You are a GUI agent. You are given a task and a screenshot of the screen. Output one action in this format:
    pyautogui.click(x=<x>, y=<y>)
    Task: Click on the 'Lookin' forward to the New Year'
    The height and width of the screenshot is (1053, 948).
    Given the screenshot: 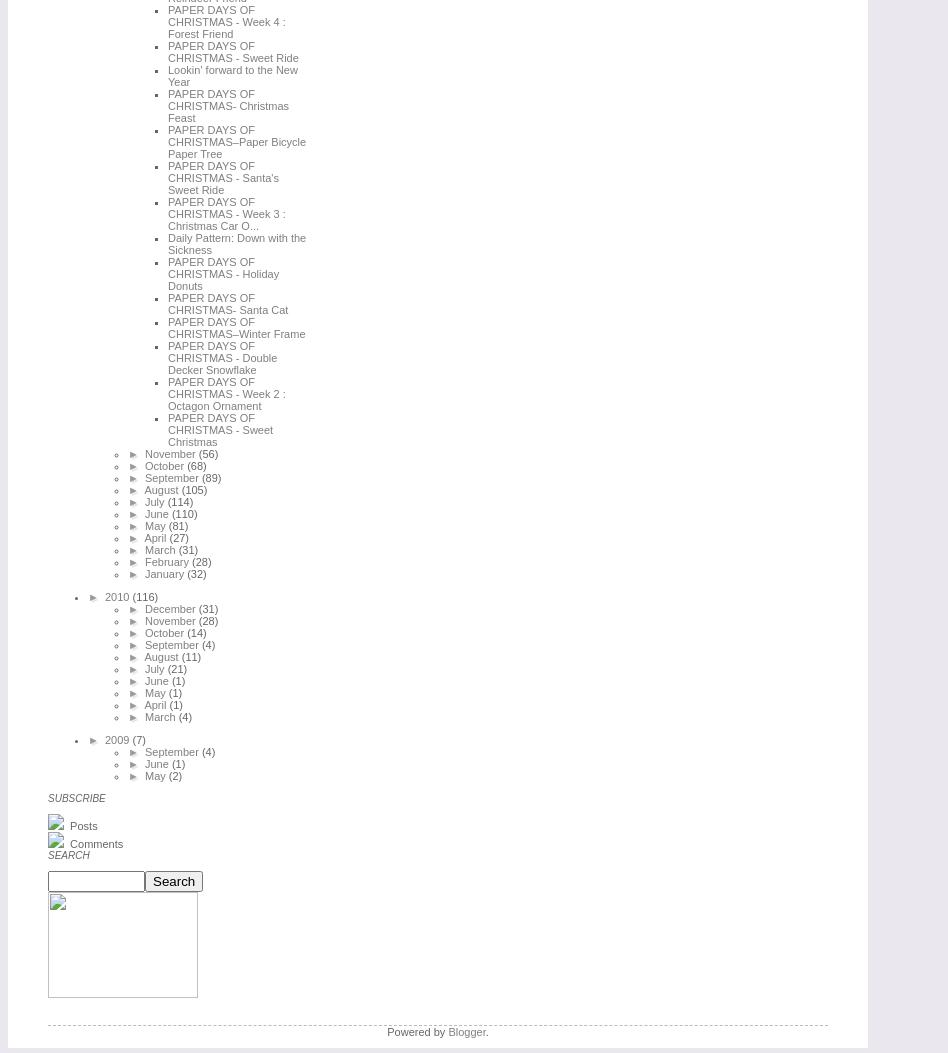 What is the action you would take?
    pyautogui.click(x=231, y=75)
    